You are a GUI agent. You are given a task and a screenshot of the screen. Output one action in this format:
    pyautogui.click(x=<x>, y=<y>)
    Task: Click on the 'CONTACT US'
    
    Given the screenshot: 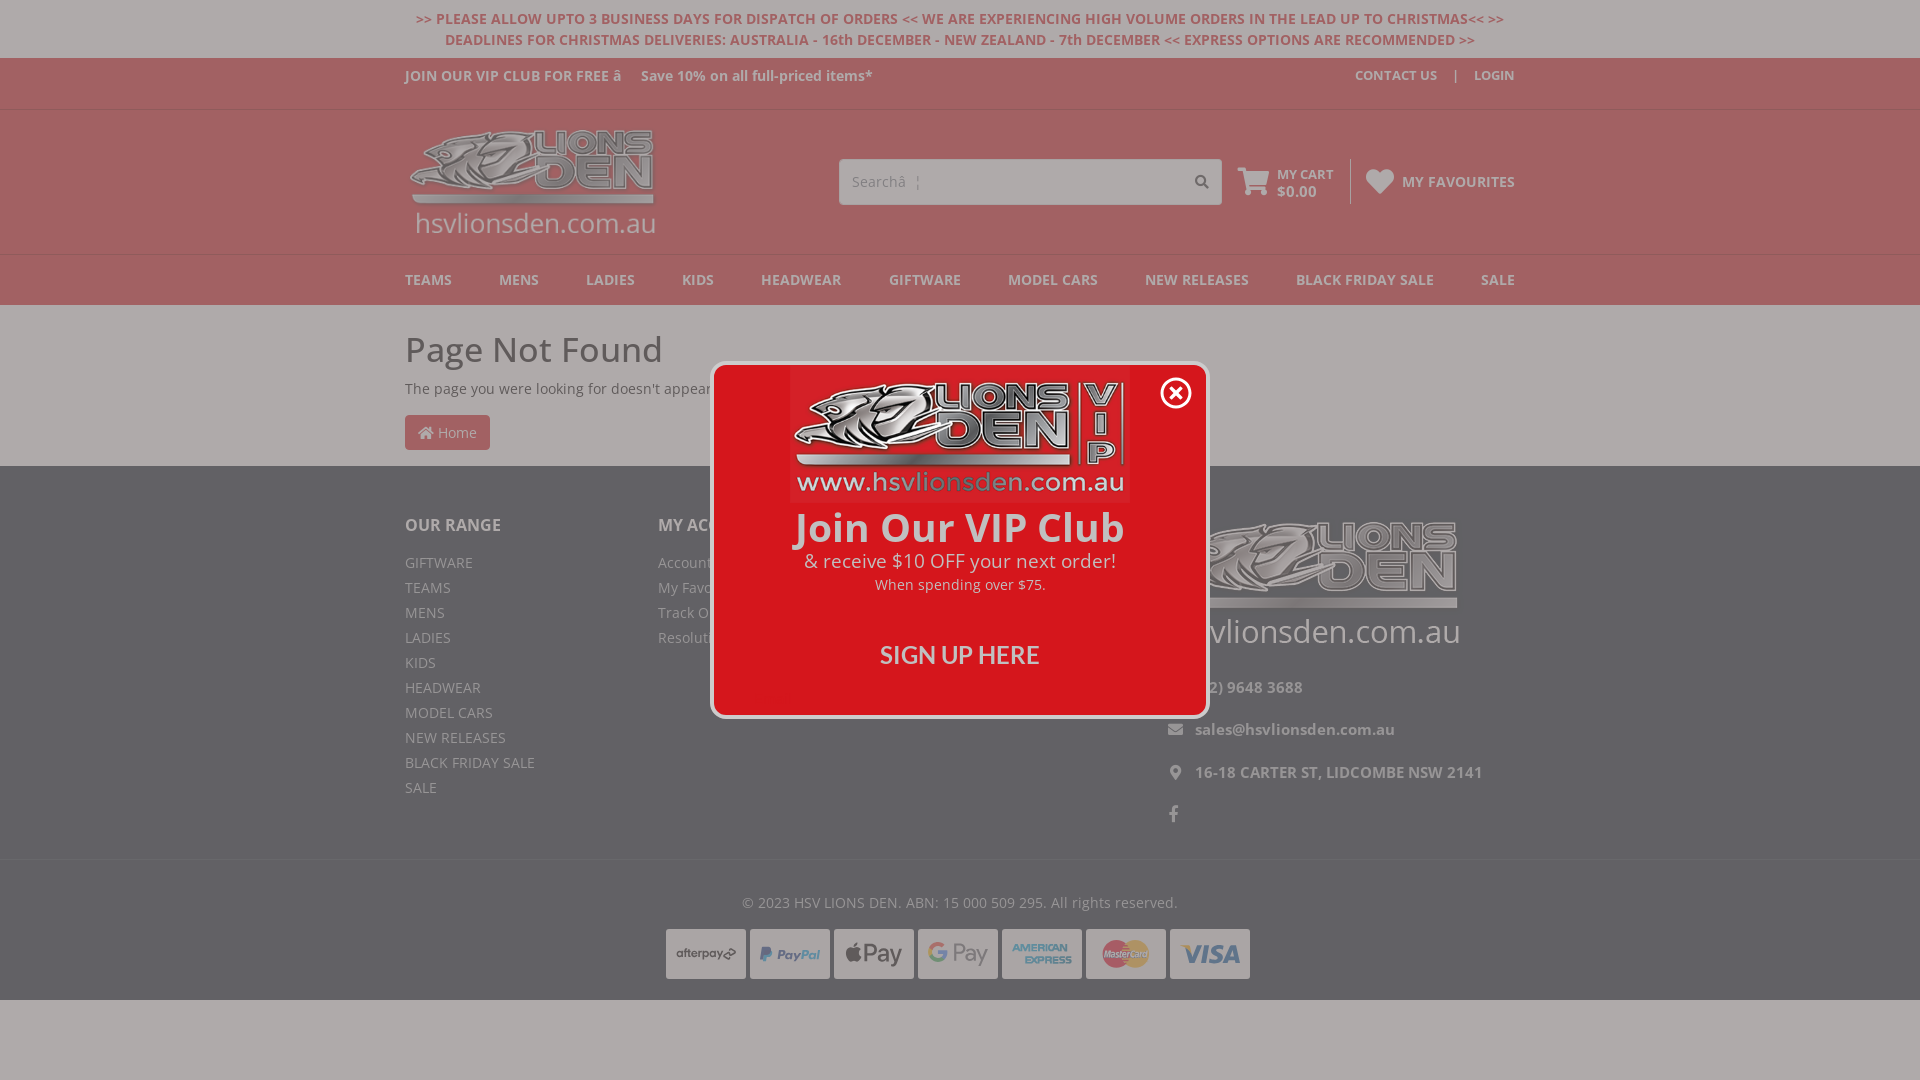 What is the action you would take?
    pyautogui.click(x=1354, y=75)
    